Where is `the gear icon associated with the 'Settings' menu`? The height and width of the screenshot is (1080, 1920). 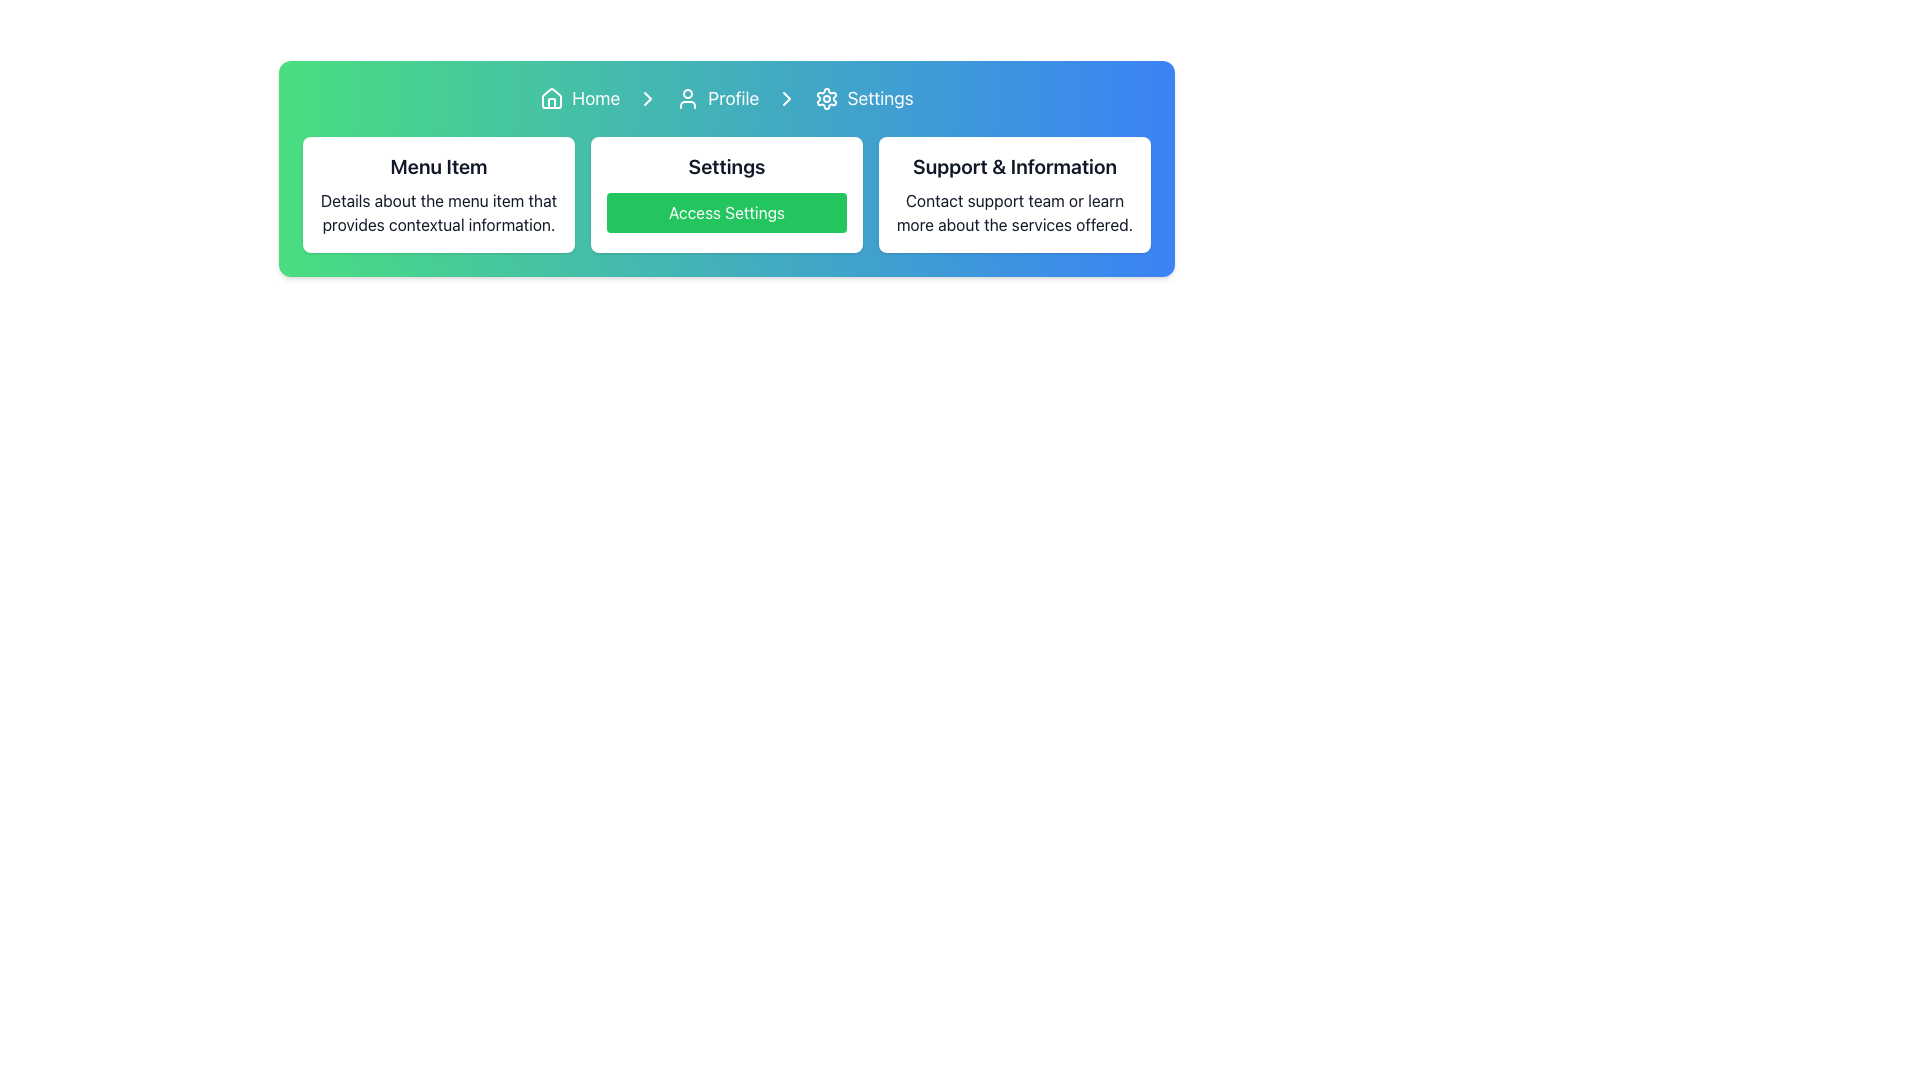 the gear icon associated with the 'Settings' menu is located at coordinates (827, 99).